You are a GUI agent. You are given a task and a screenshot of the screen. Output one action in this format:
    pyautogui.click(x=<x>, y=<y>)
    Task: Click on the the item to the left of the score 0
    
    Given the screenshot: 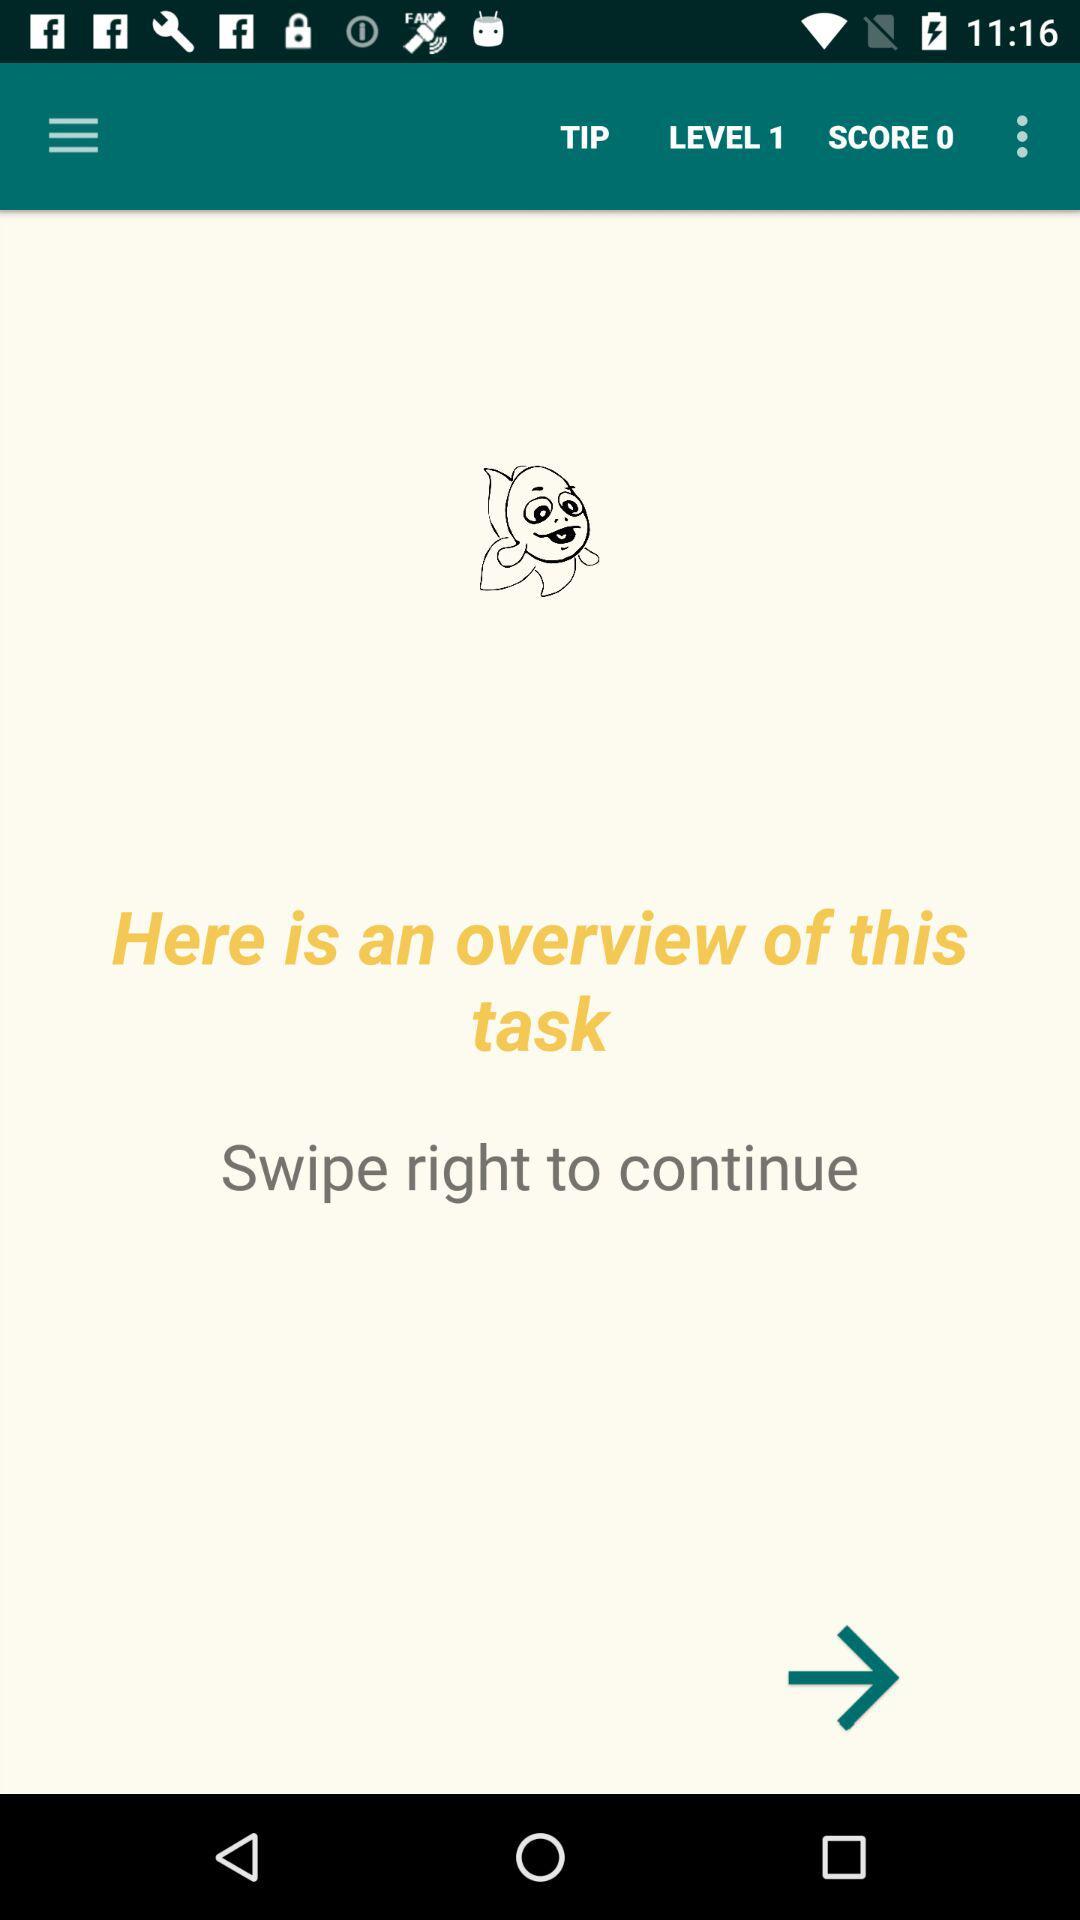 What is the action you would take?
    pyautogui.click(x=727, y=135)
    